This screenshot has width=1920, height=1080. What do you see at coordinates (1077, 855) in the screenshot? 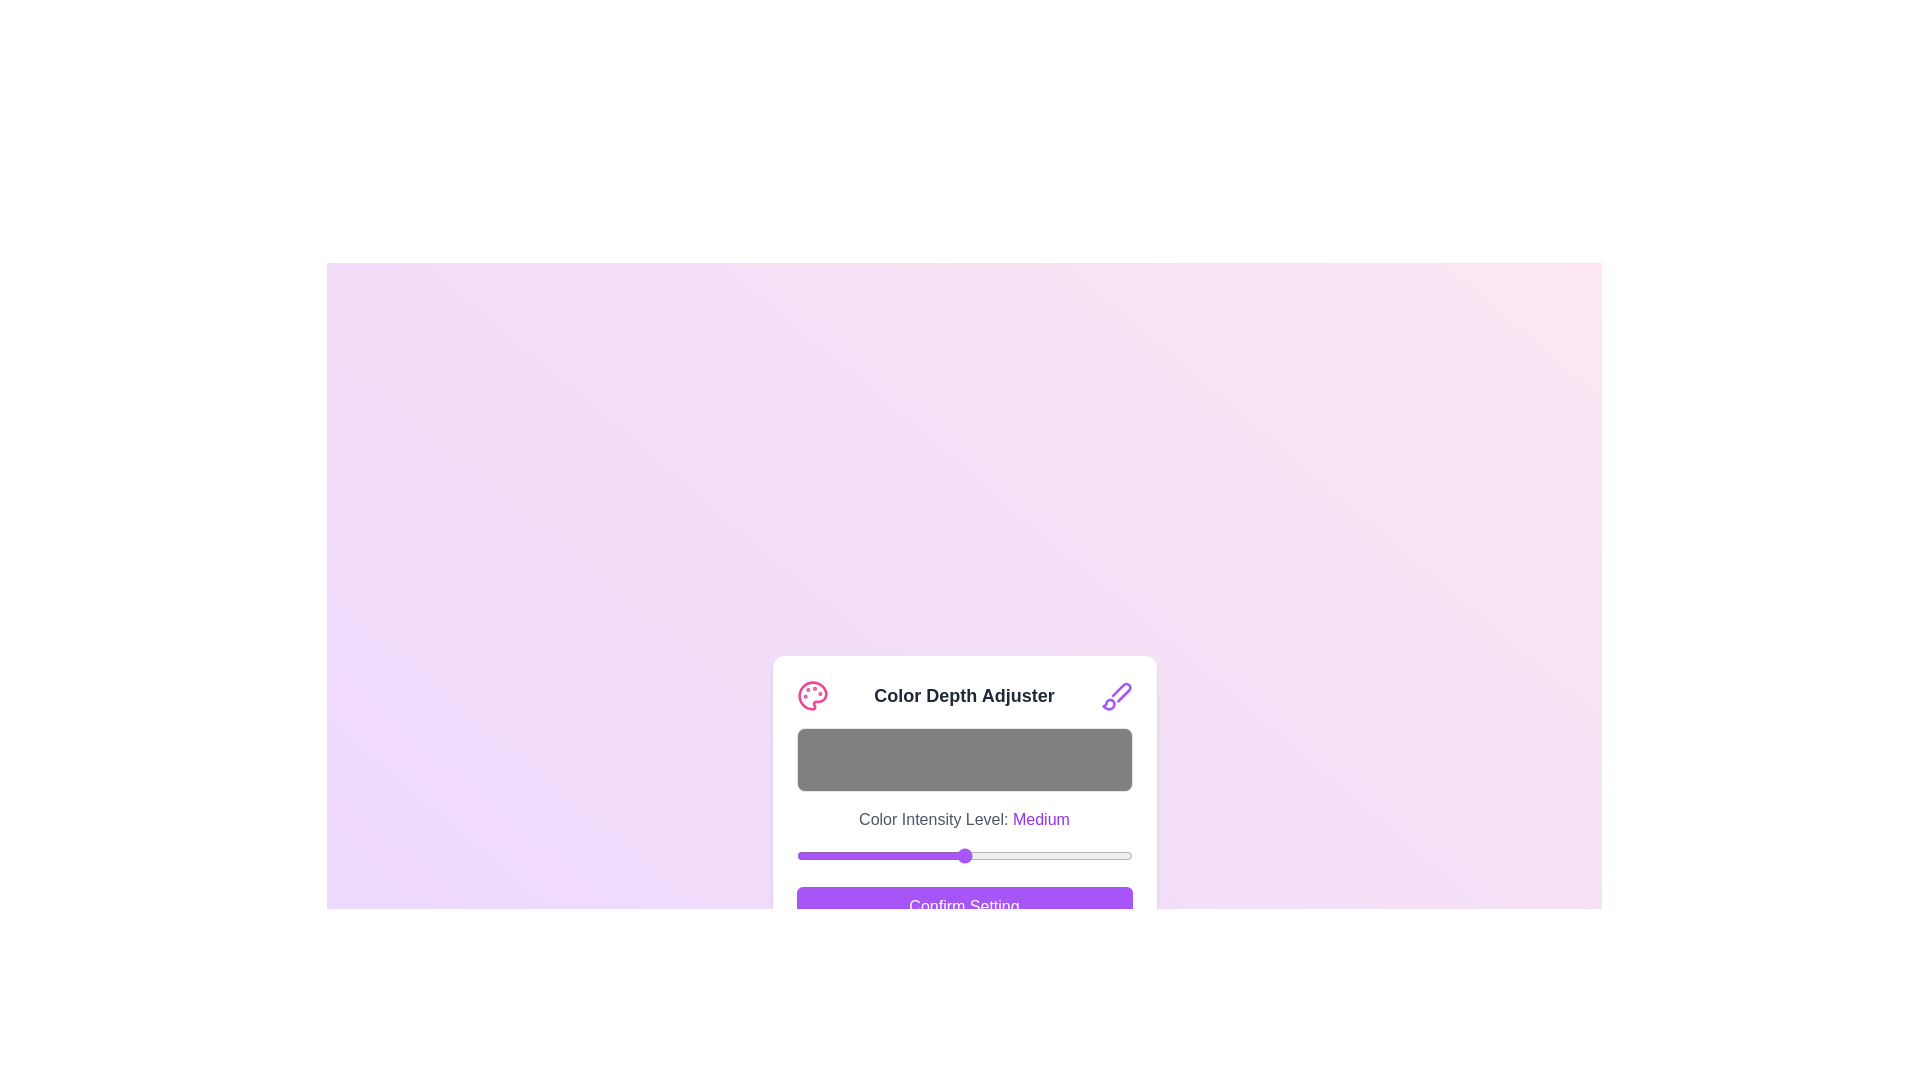
I see `the color intensity slider to 214 where 214 is a value between 0 and 255` at bounding box center [1077, 855].